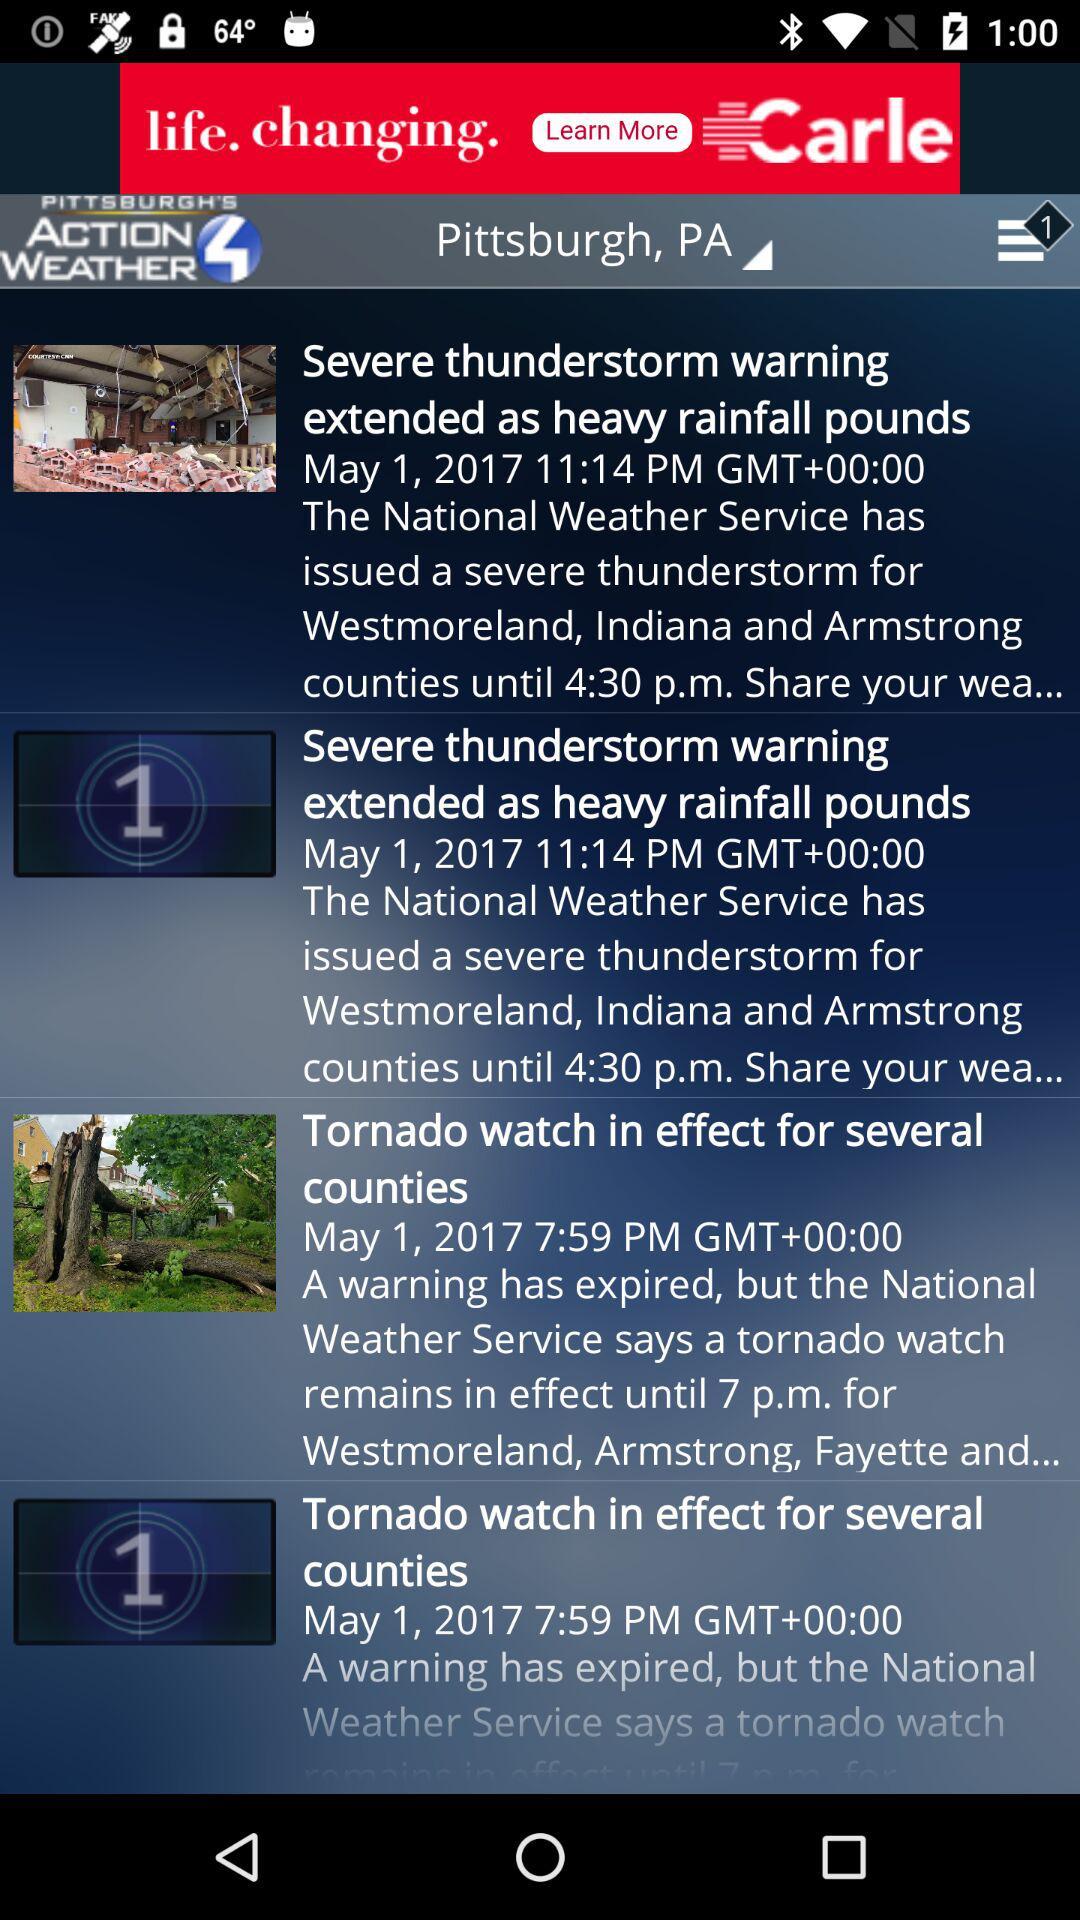 This screenshot has width=1080, height=1920. I want to click on the pittsburgh, pa item, so click(617, 240).